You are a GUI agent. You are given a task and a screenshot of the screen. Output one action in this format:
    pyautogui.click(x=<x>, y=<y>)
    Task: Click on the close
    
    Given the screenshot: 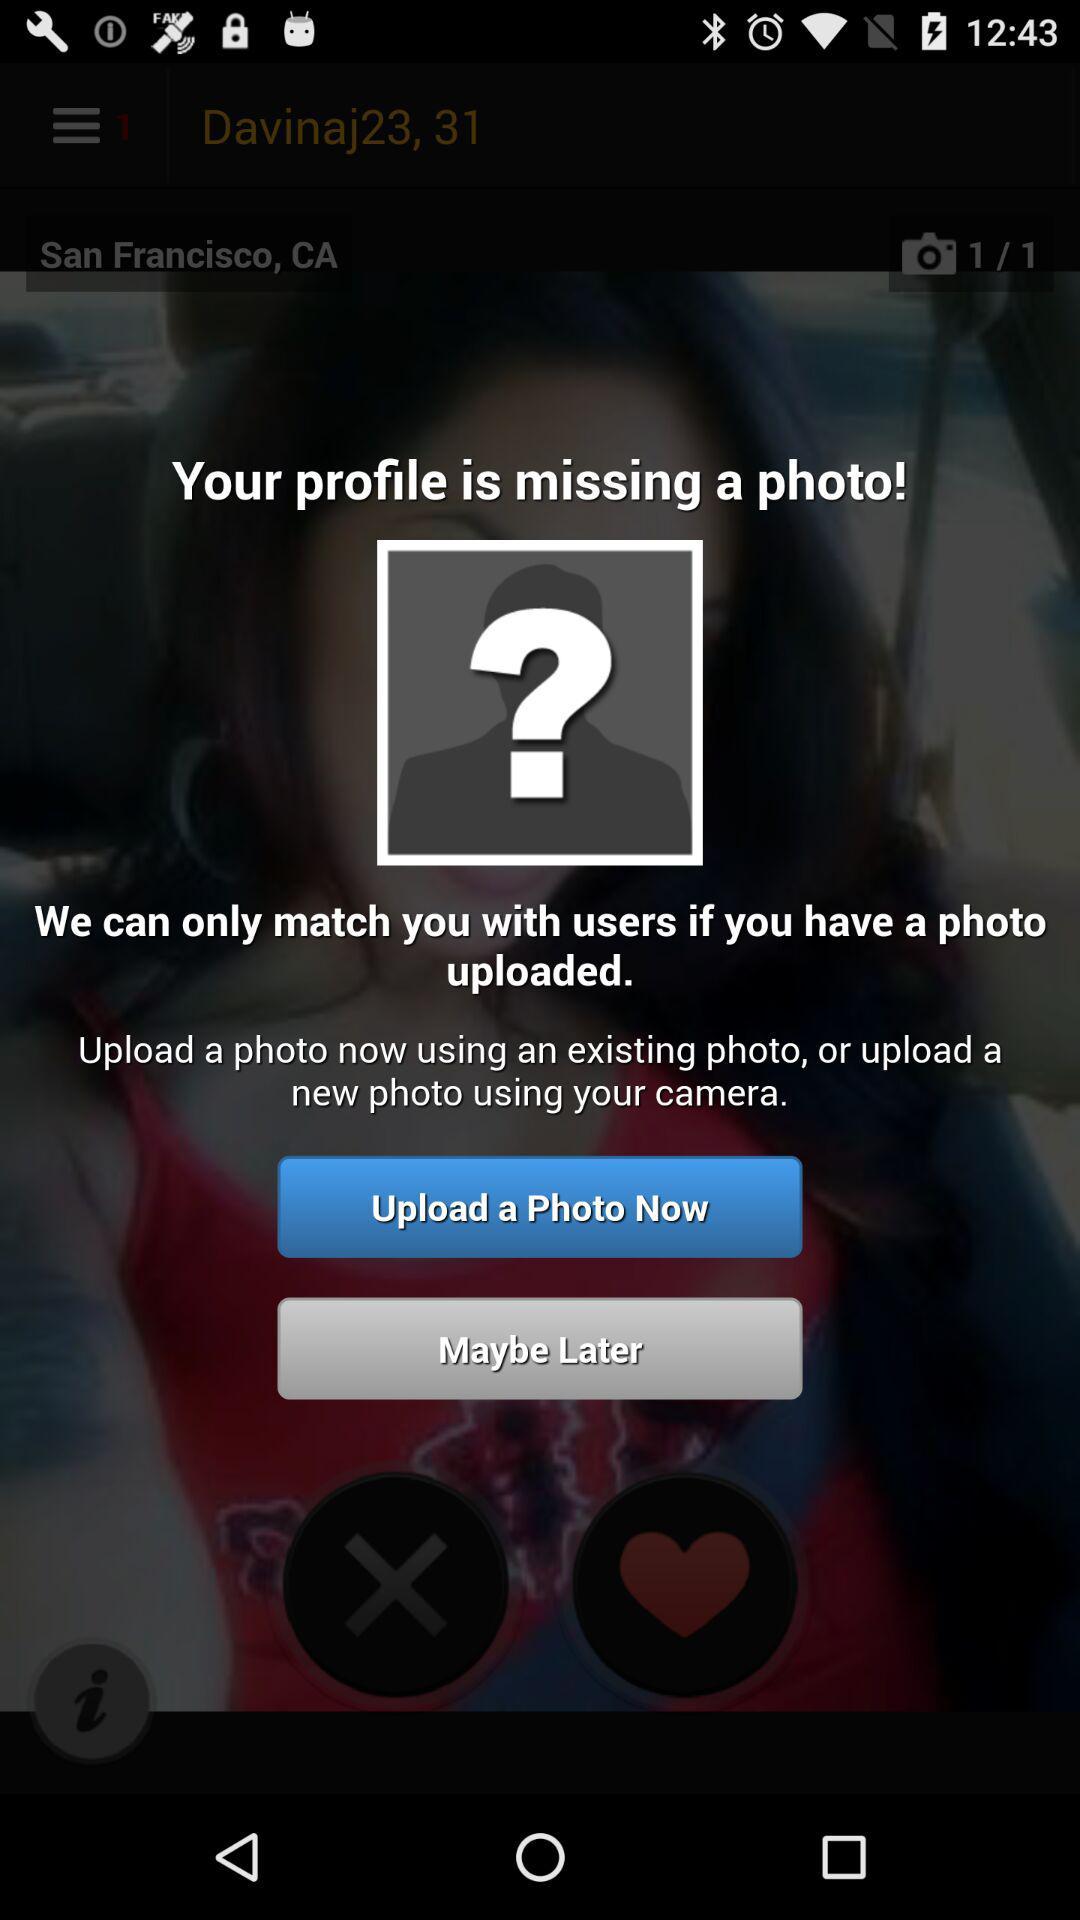 What is the action you would take?
    pyautogui.click(x=395, y=1583)
    